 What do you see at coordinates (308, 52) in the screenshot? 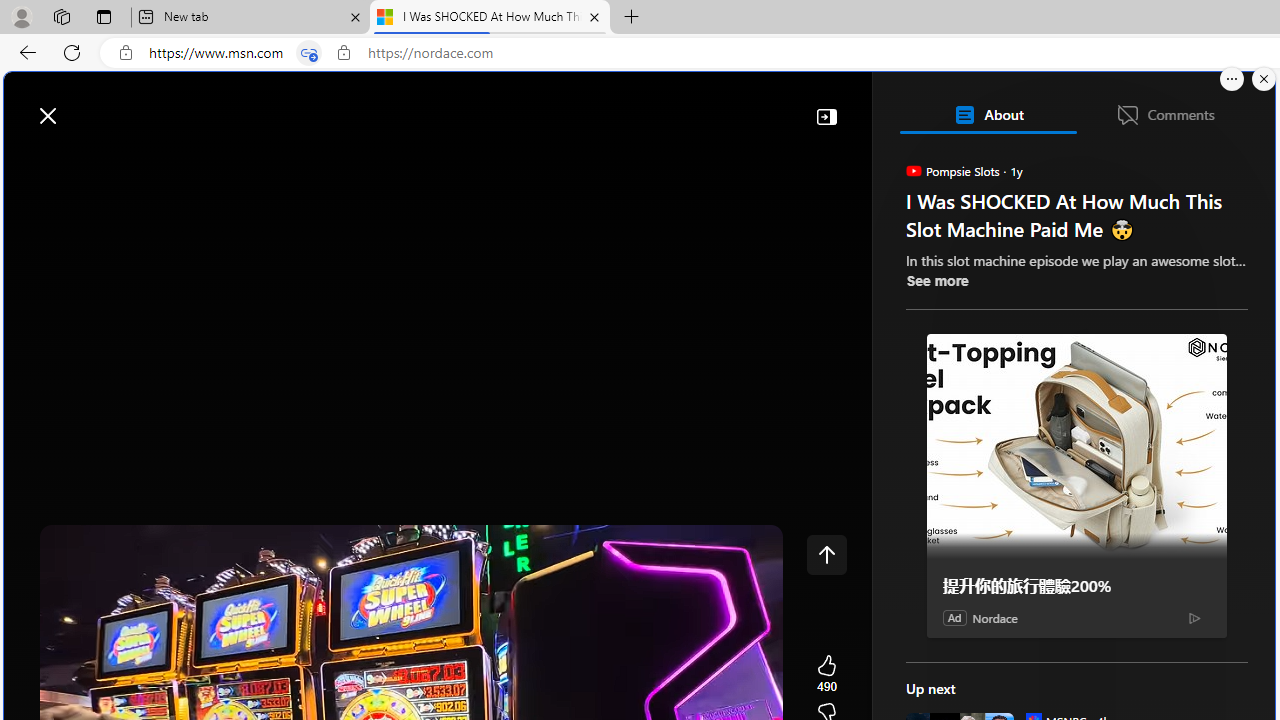
I see `'Tabs in split screen'` at bounding box center [308, 52].